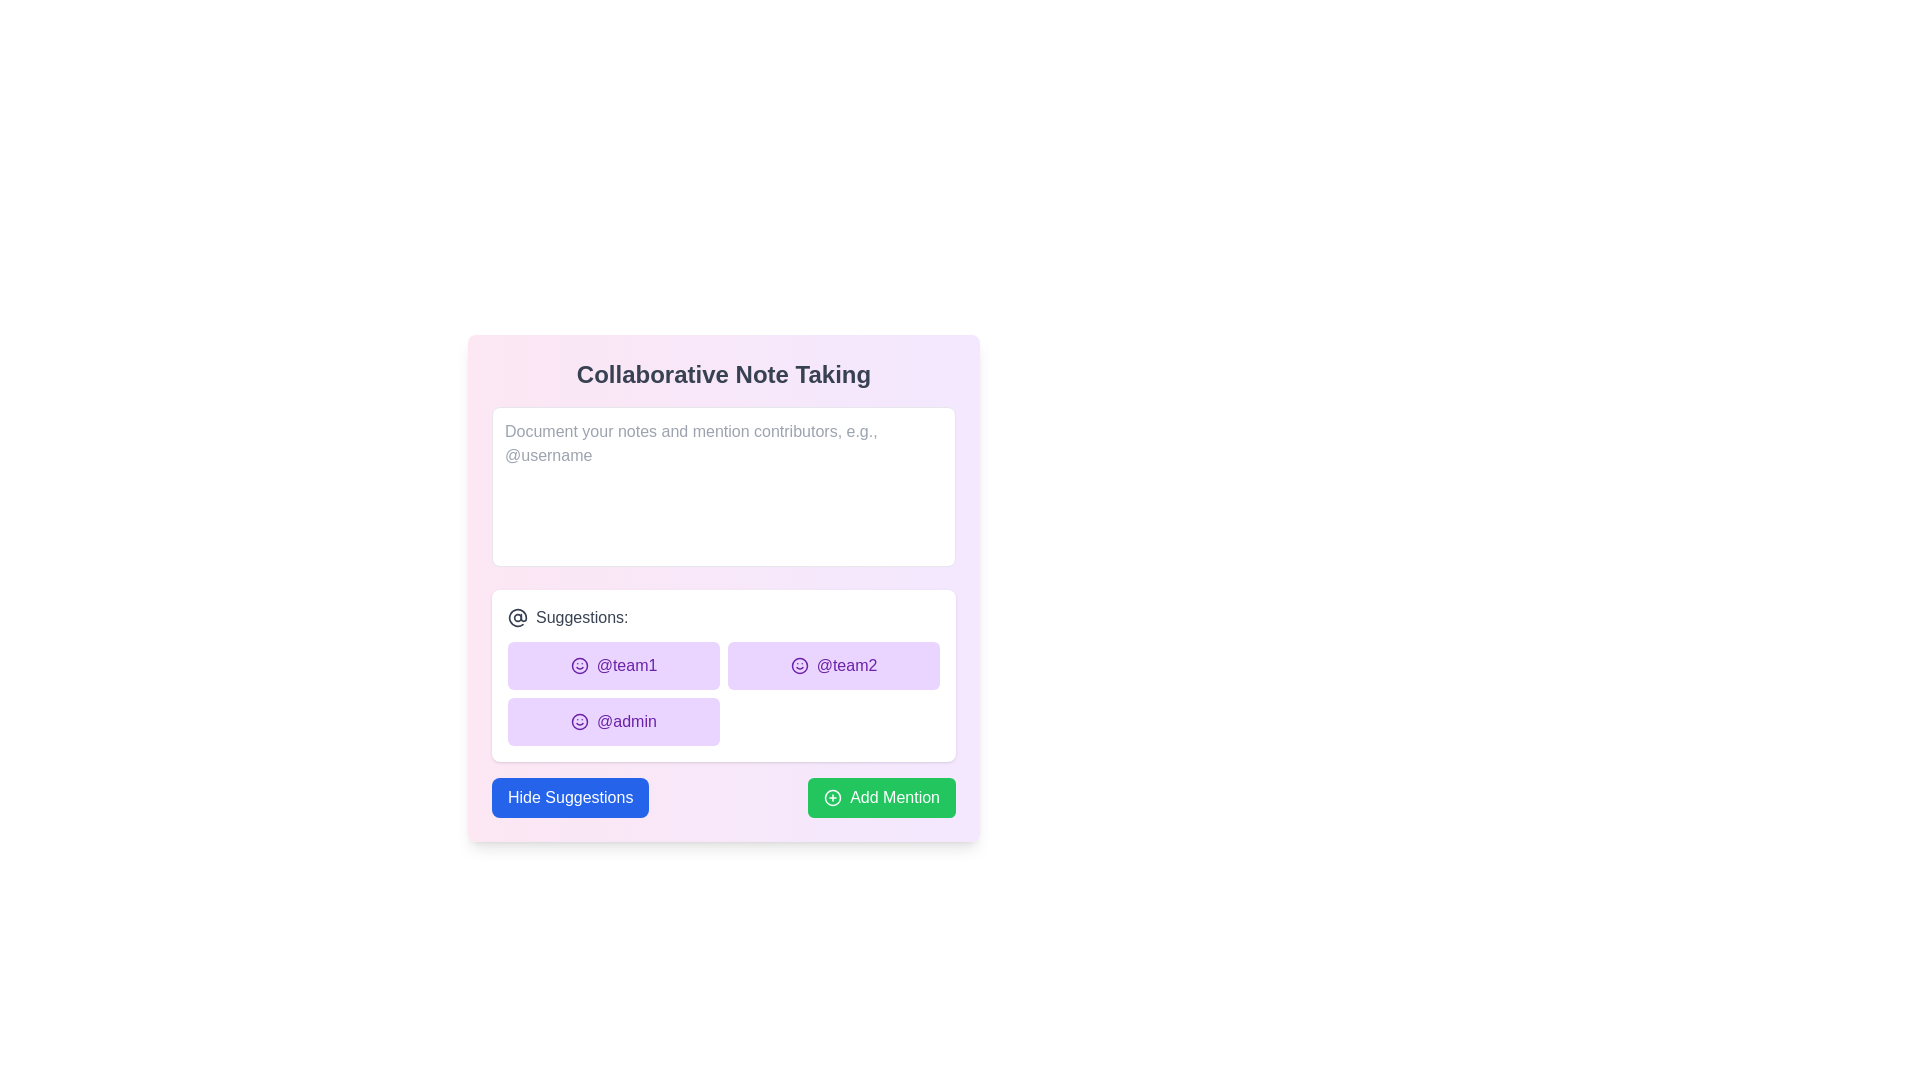 This screenshot has height=1080, width=1920. I want to click on the text label that contains the word 'Suggestions:' which is styled with a medium-weight font and is located to the right of an '@' icon, so click(581, 616).